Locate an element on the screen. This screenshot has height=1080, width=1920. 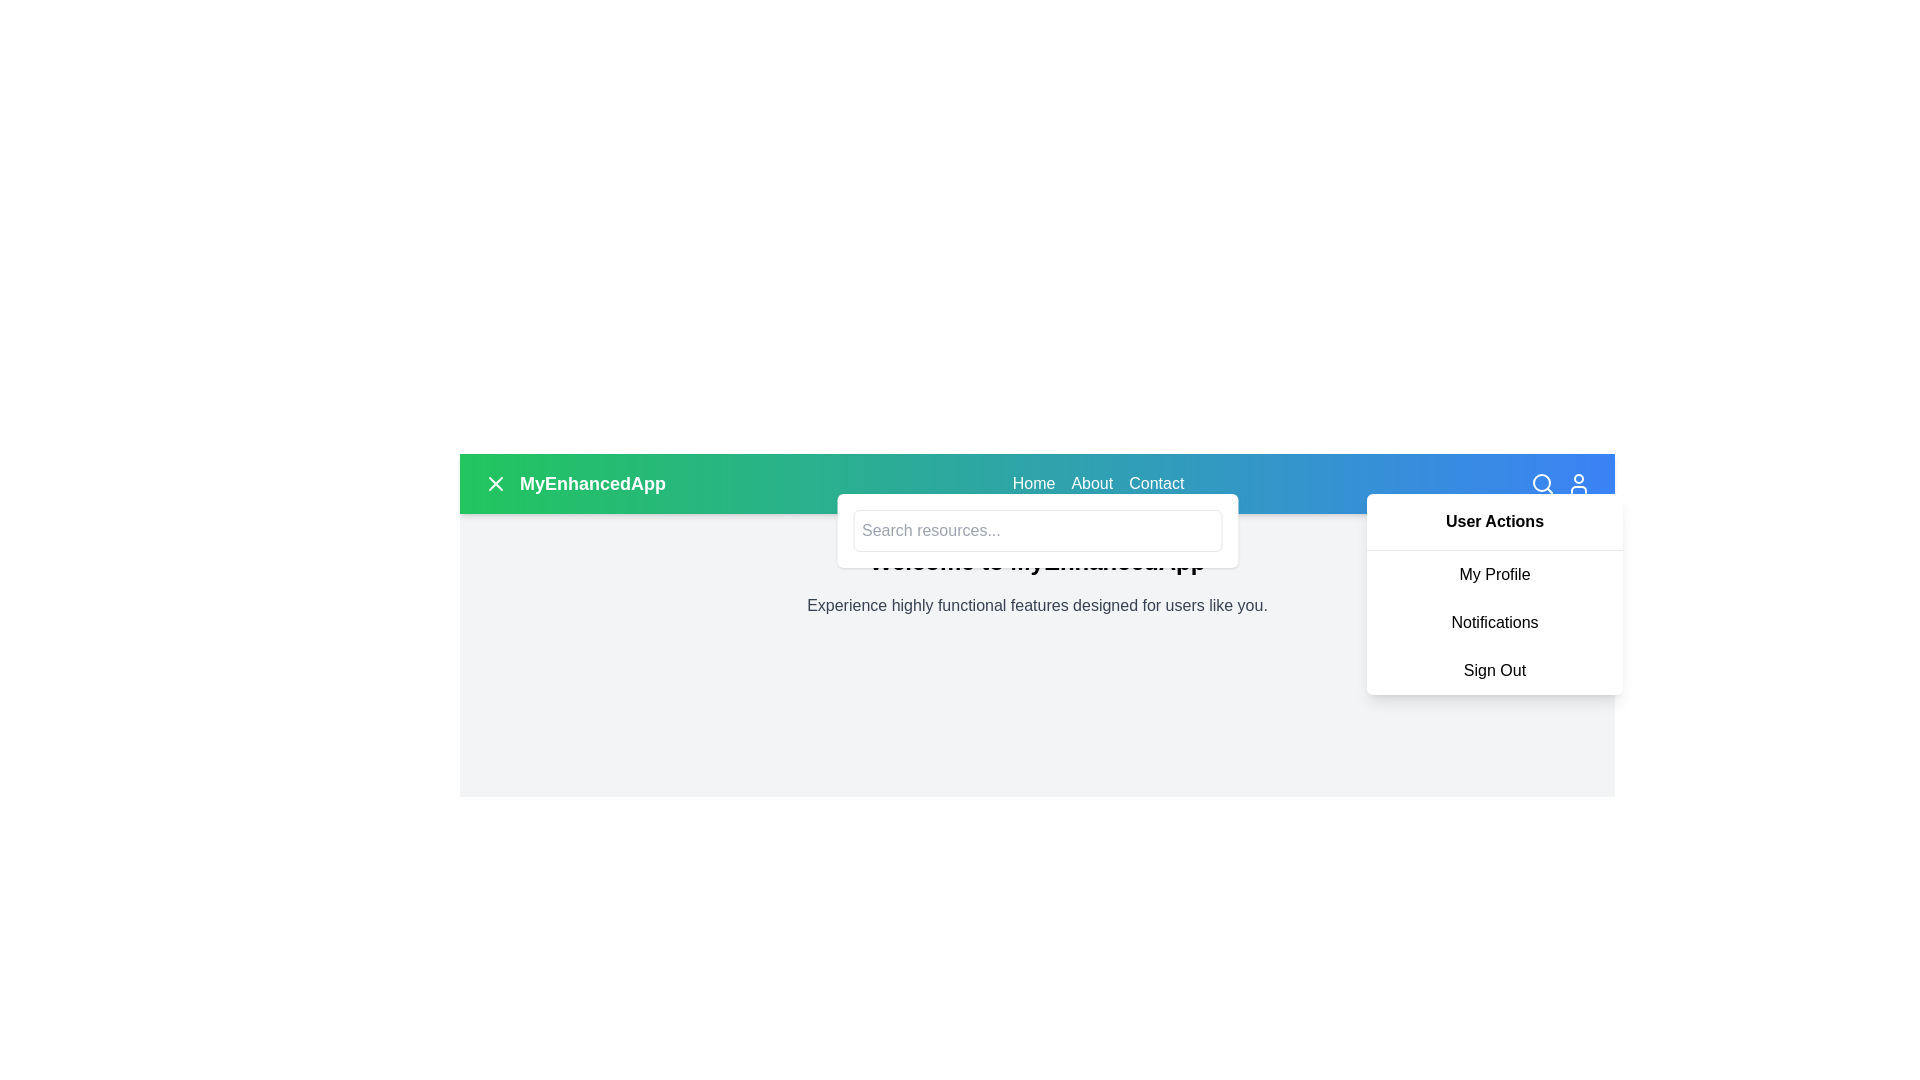
the 'Contact' text link in the navigation bar, which is the third item from the left and displays an interactive underline effect on hover is located at coordinates (1156, 483).